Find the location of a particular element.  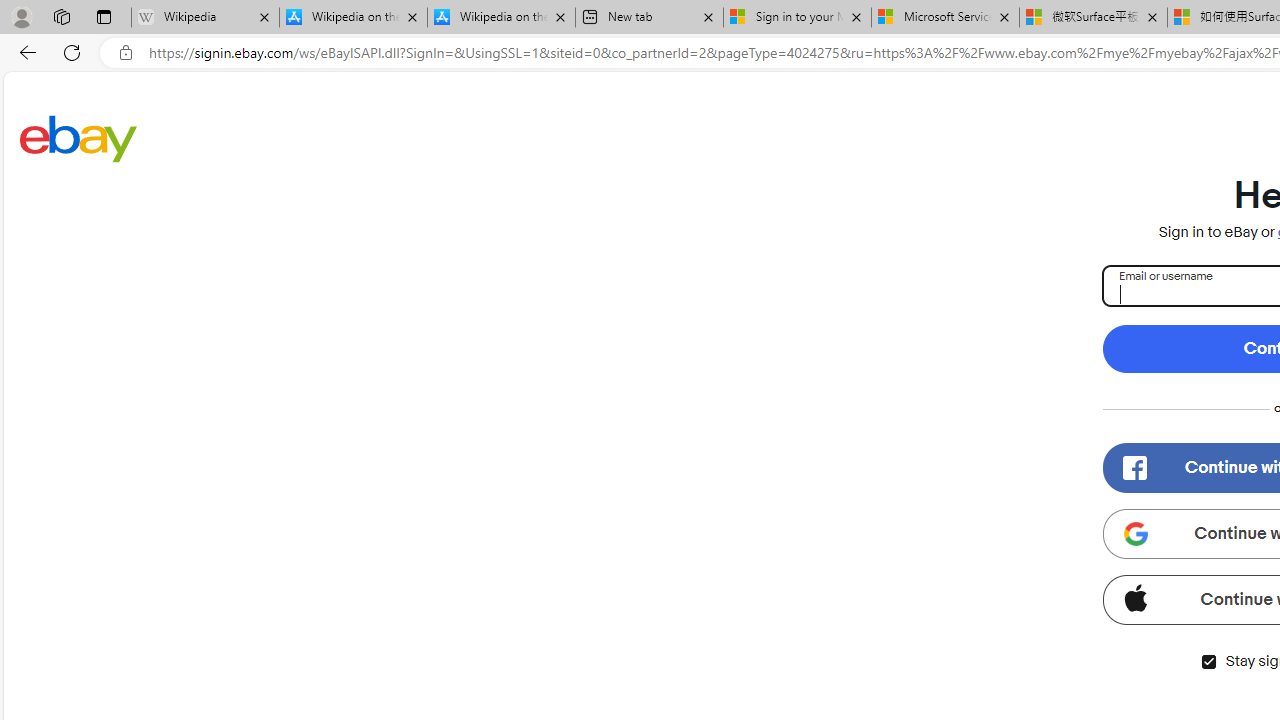

'Sign in to your Microsoft account' is located at coordinates (797, 17).